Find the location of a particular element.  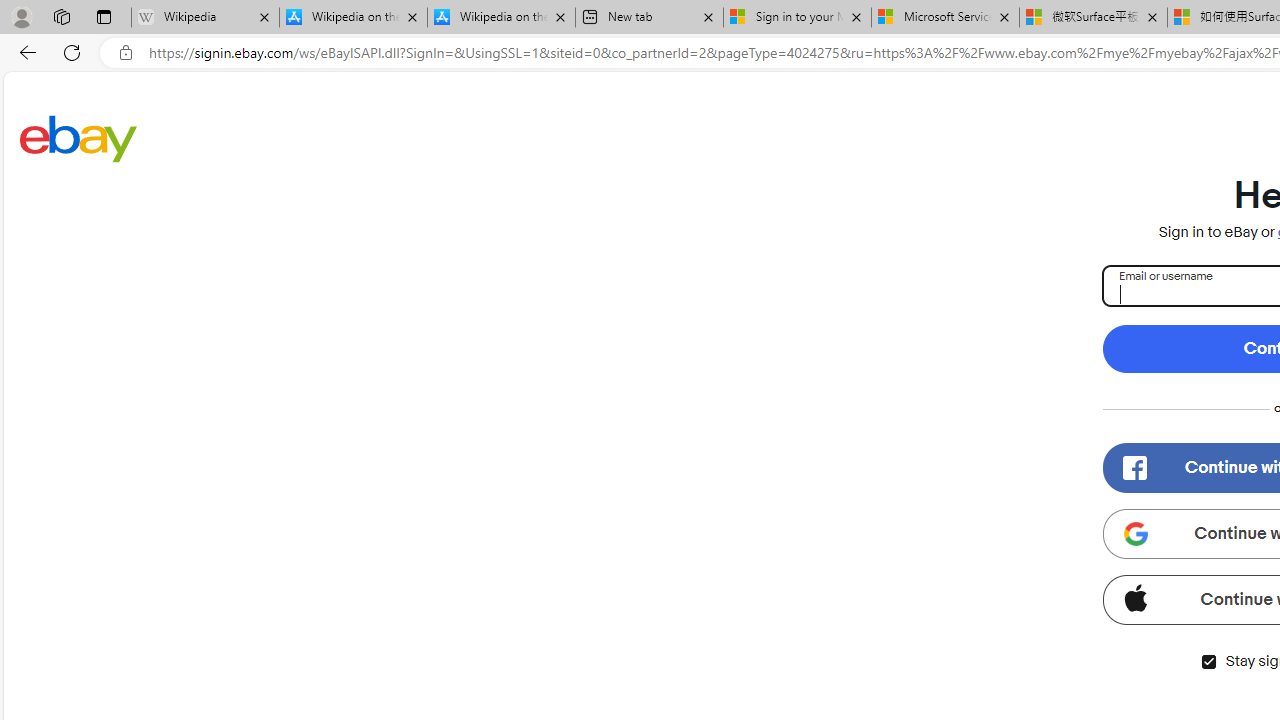

'Sign in to your Microsoft account' is located at coordinates (797, 17).